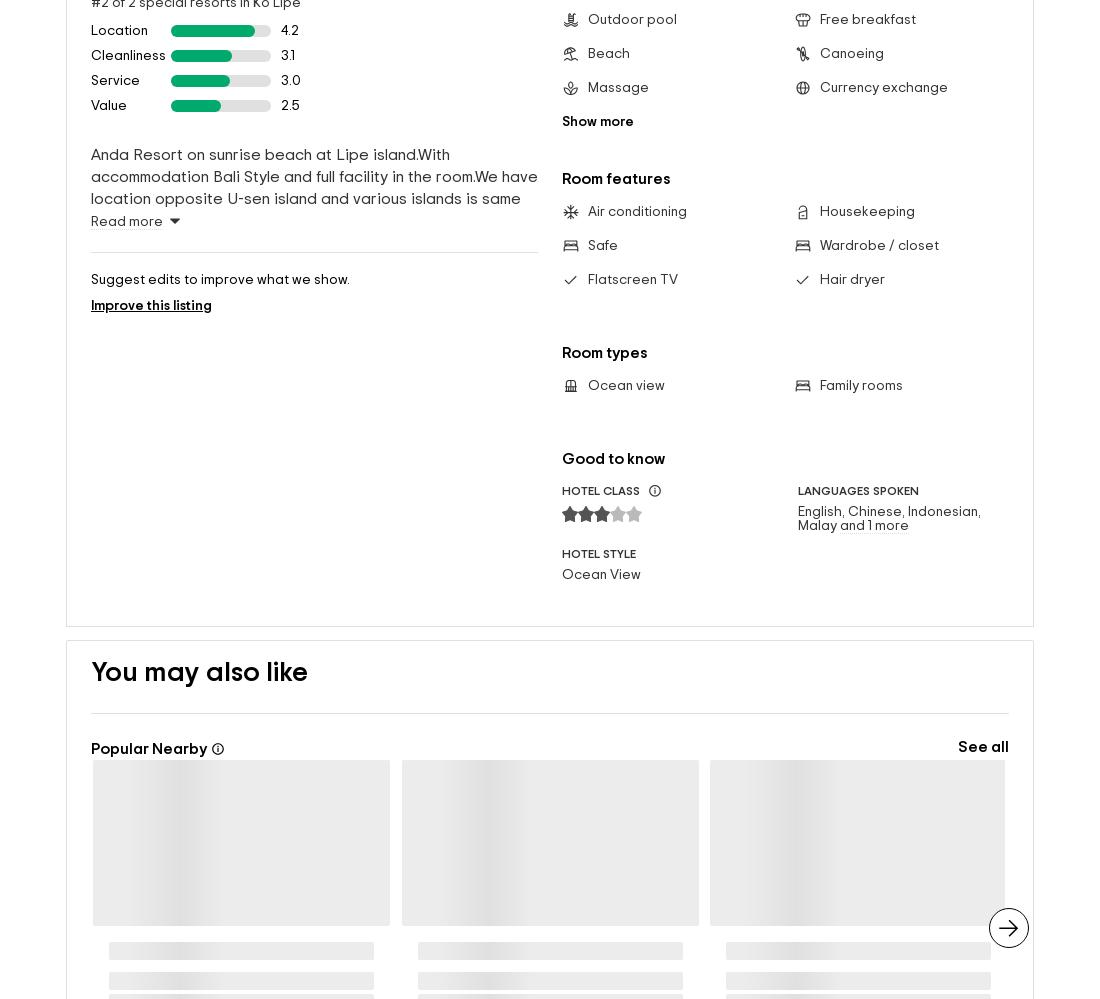 This screenshot has height=999, width=1100. Describe the element at coordinates (818, 212) in the screenshot. I see `'Wardrobe / closet'` at that location.